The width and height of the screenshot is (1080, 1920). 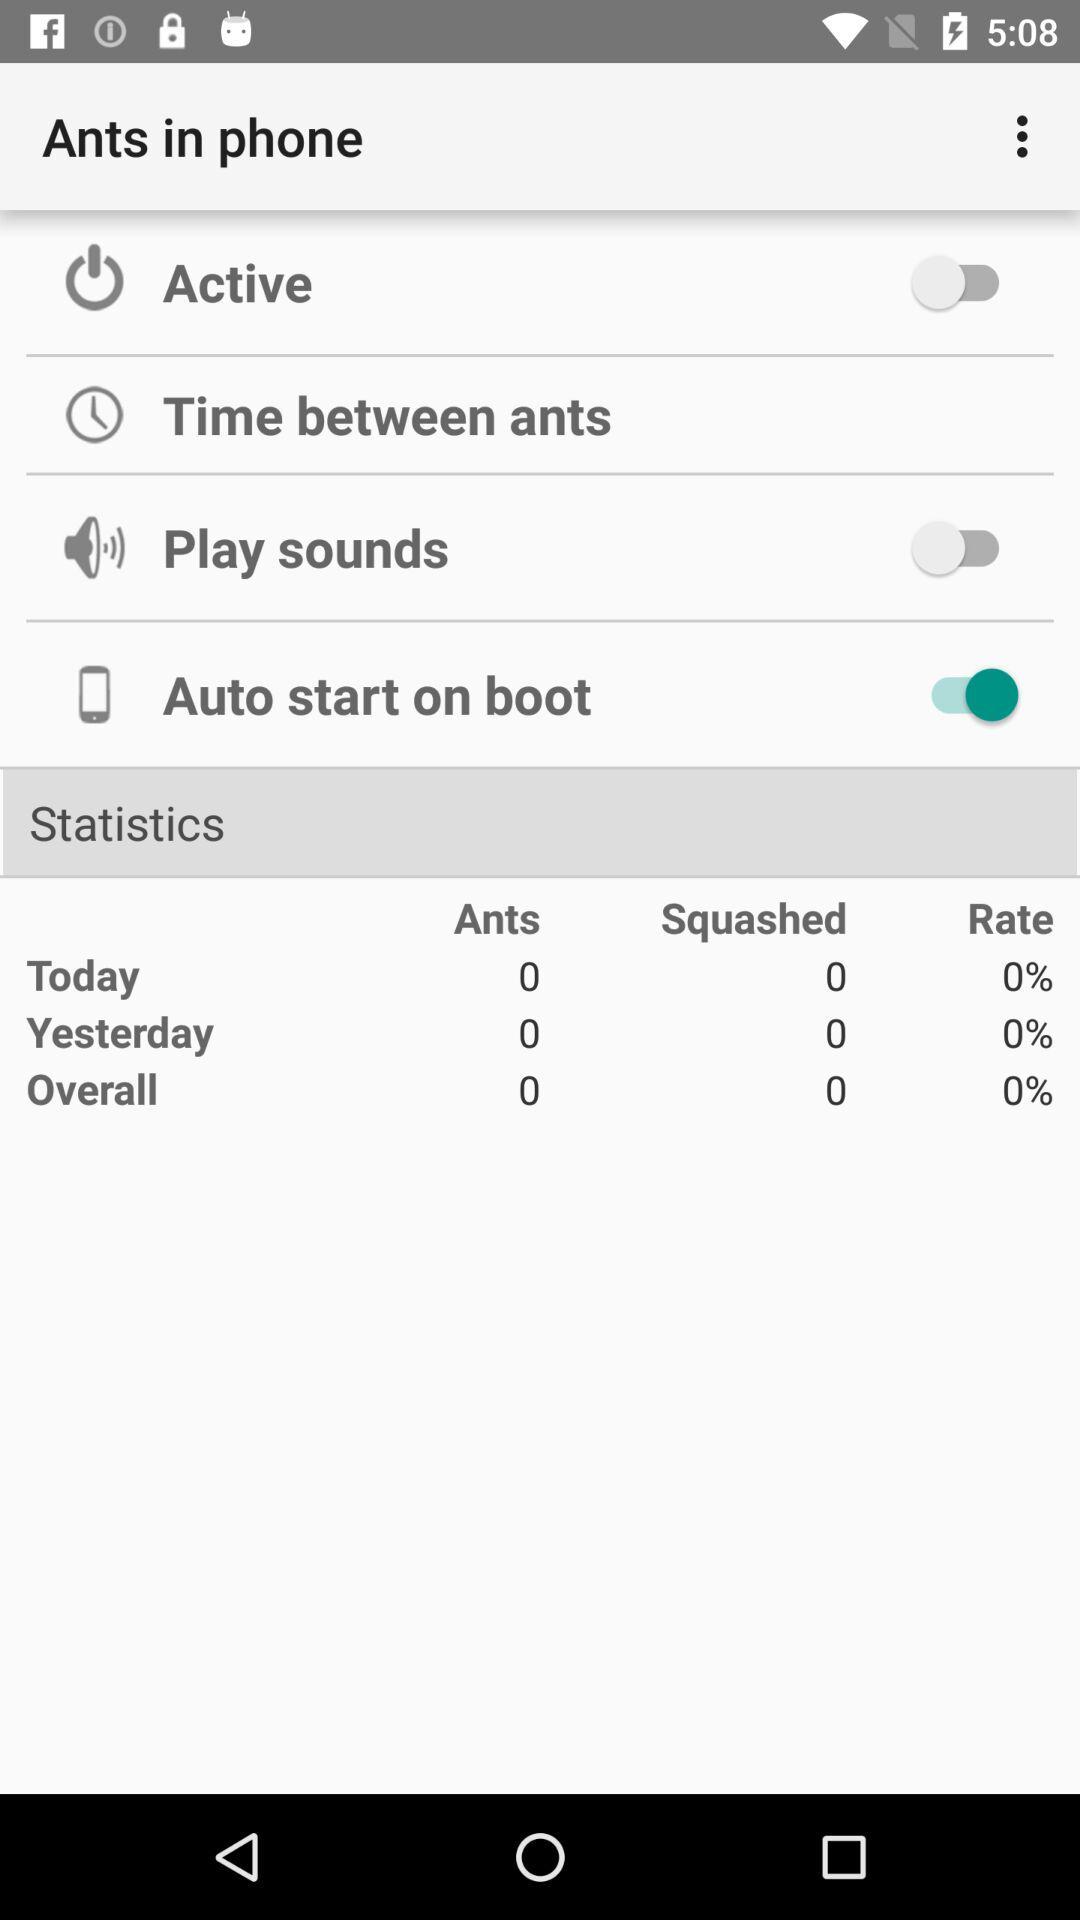 What do you see at coordinates (1027, 135) in the screenshot?
I see `item to the right of ants in phone` at bounding box center [1027, 135].